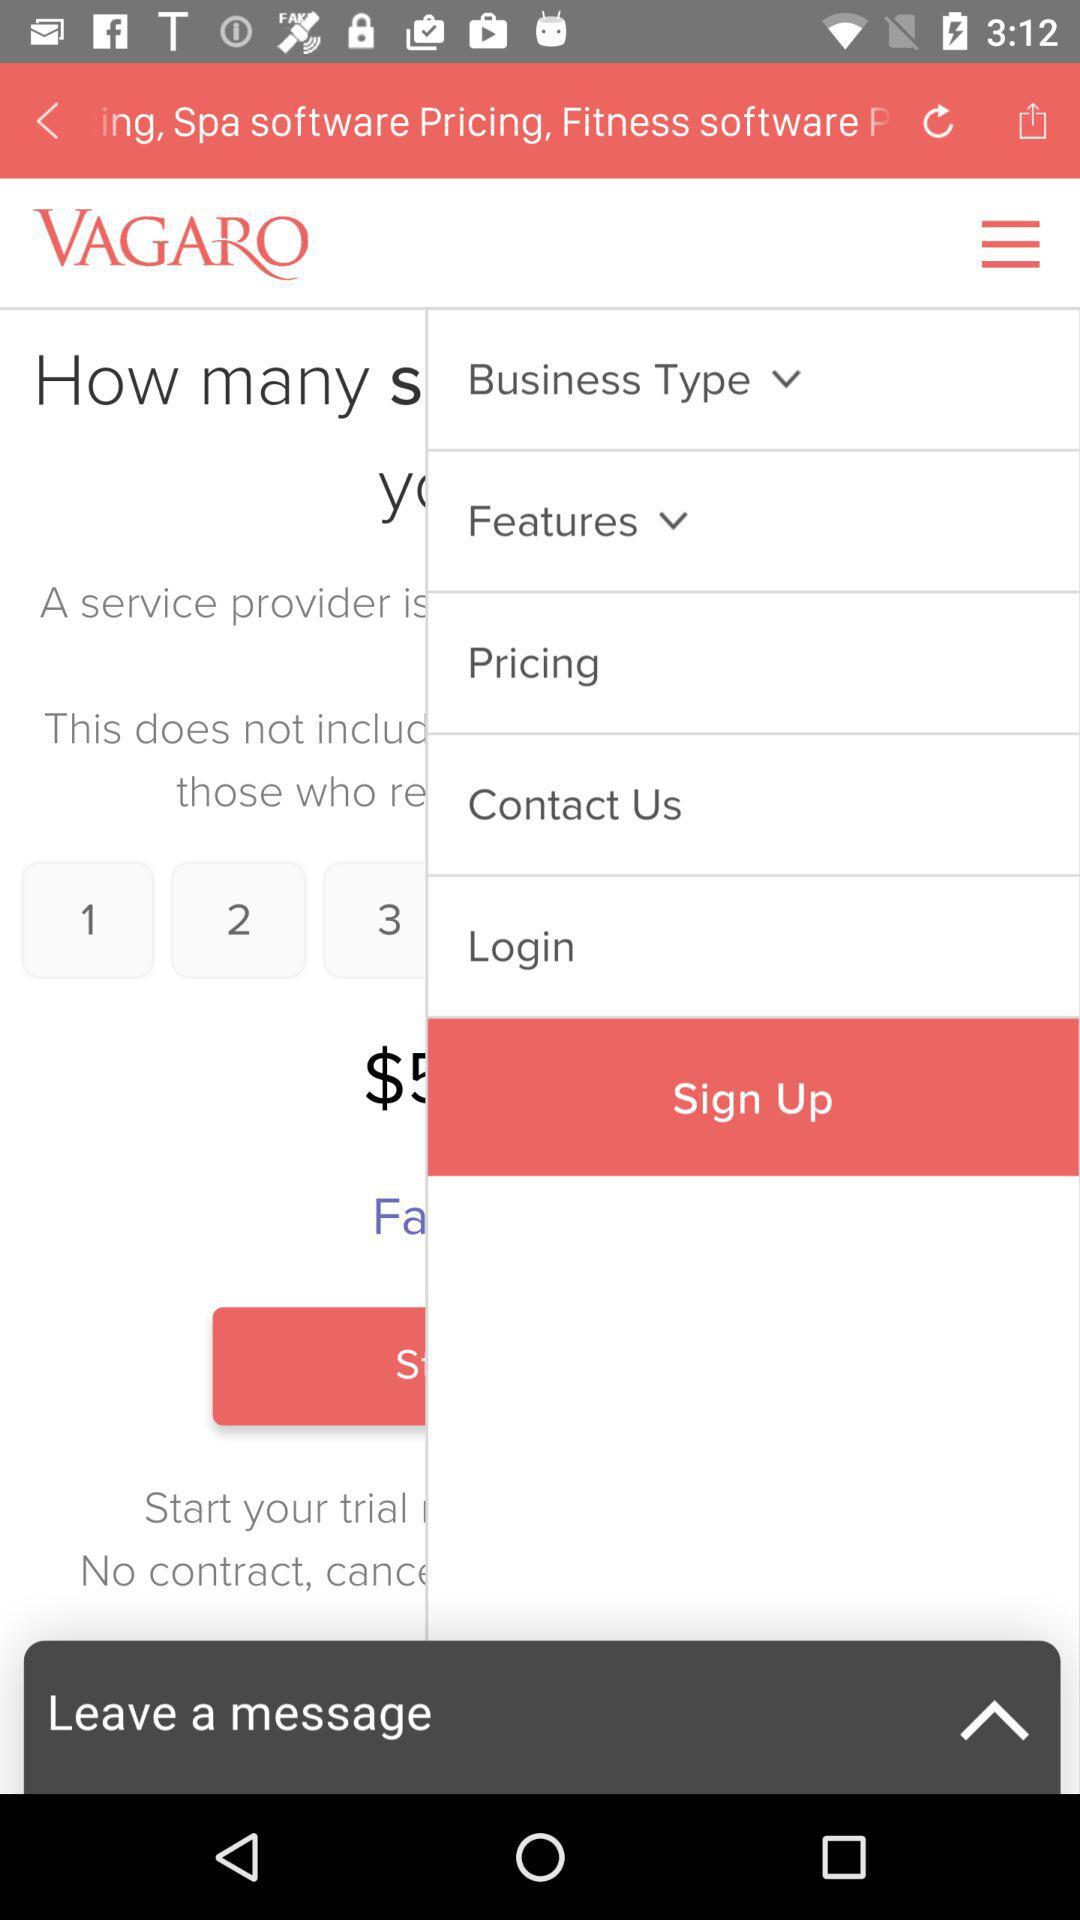  I want to click on upload, so click(1032, 119).